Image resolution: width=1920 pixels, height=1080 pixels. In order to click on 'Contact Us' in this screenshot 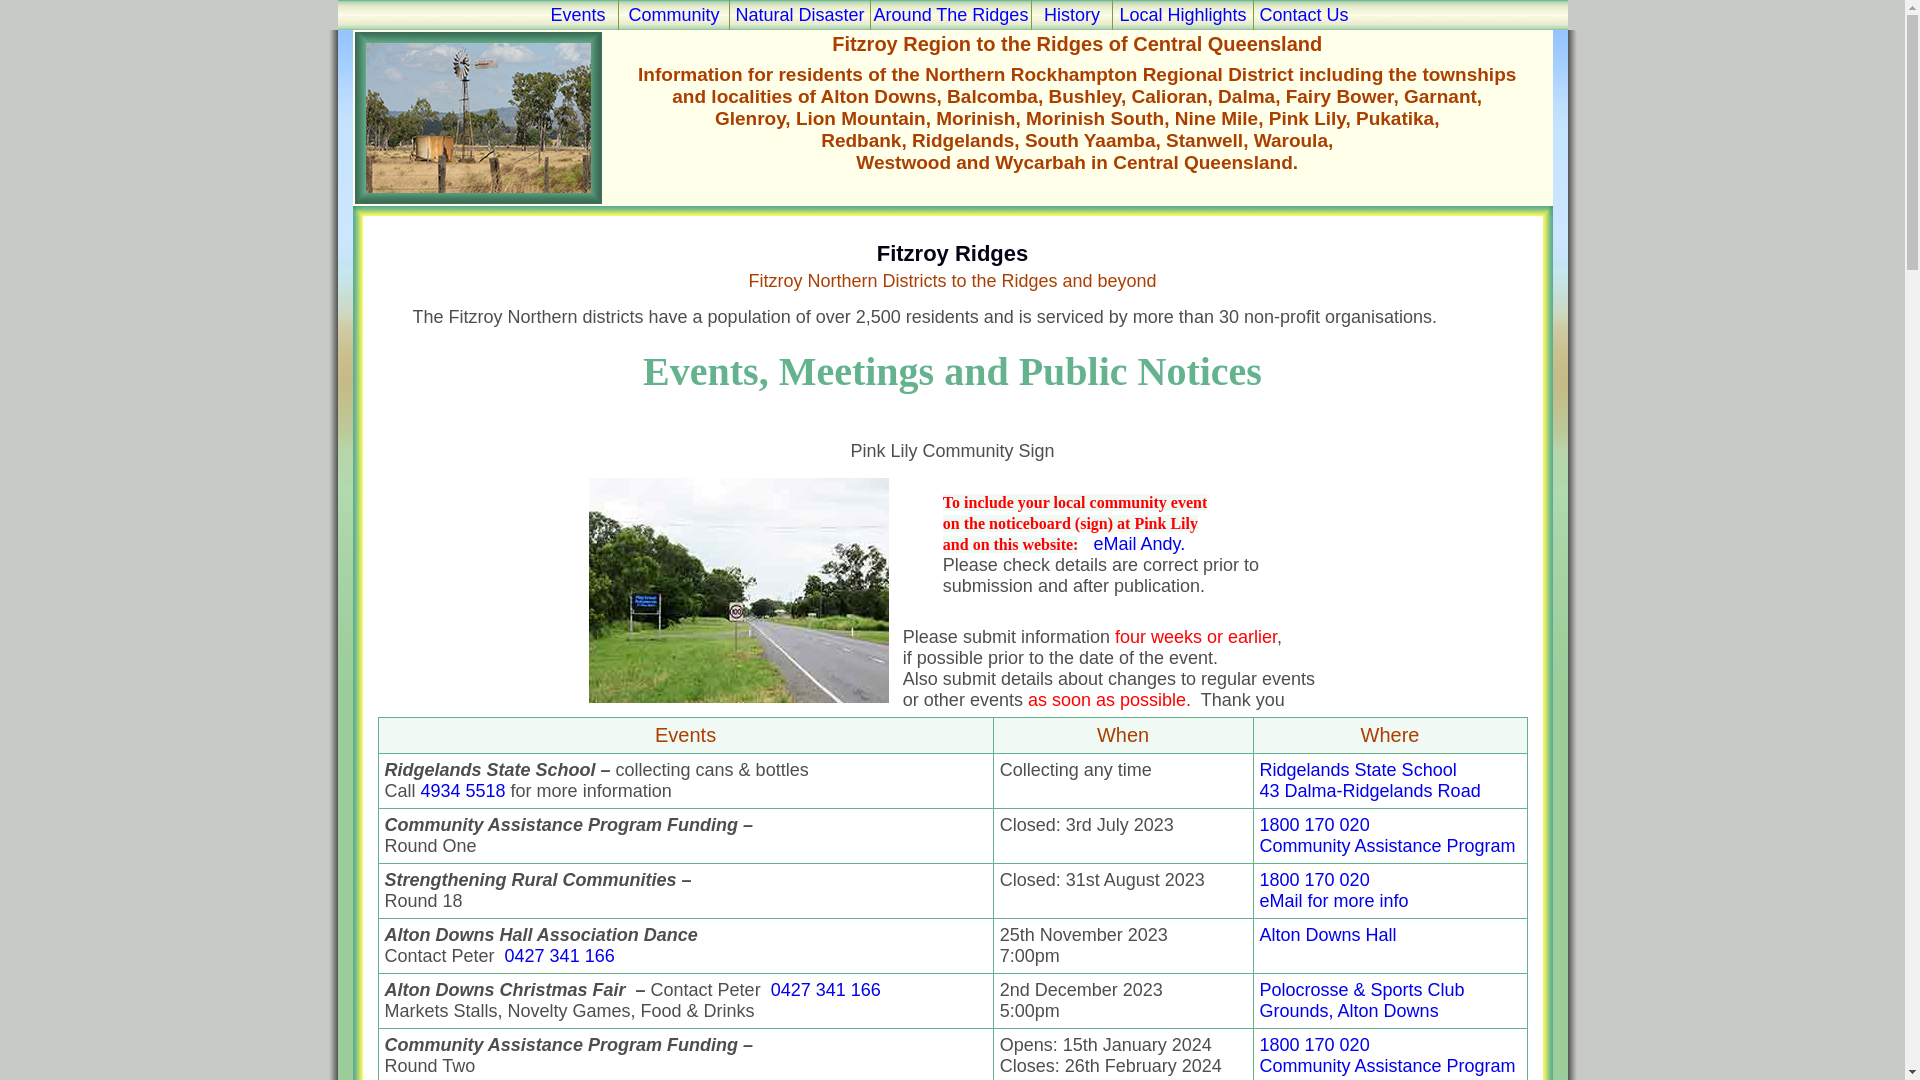, I will do `click(1304, 15)`.